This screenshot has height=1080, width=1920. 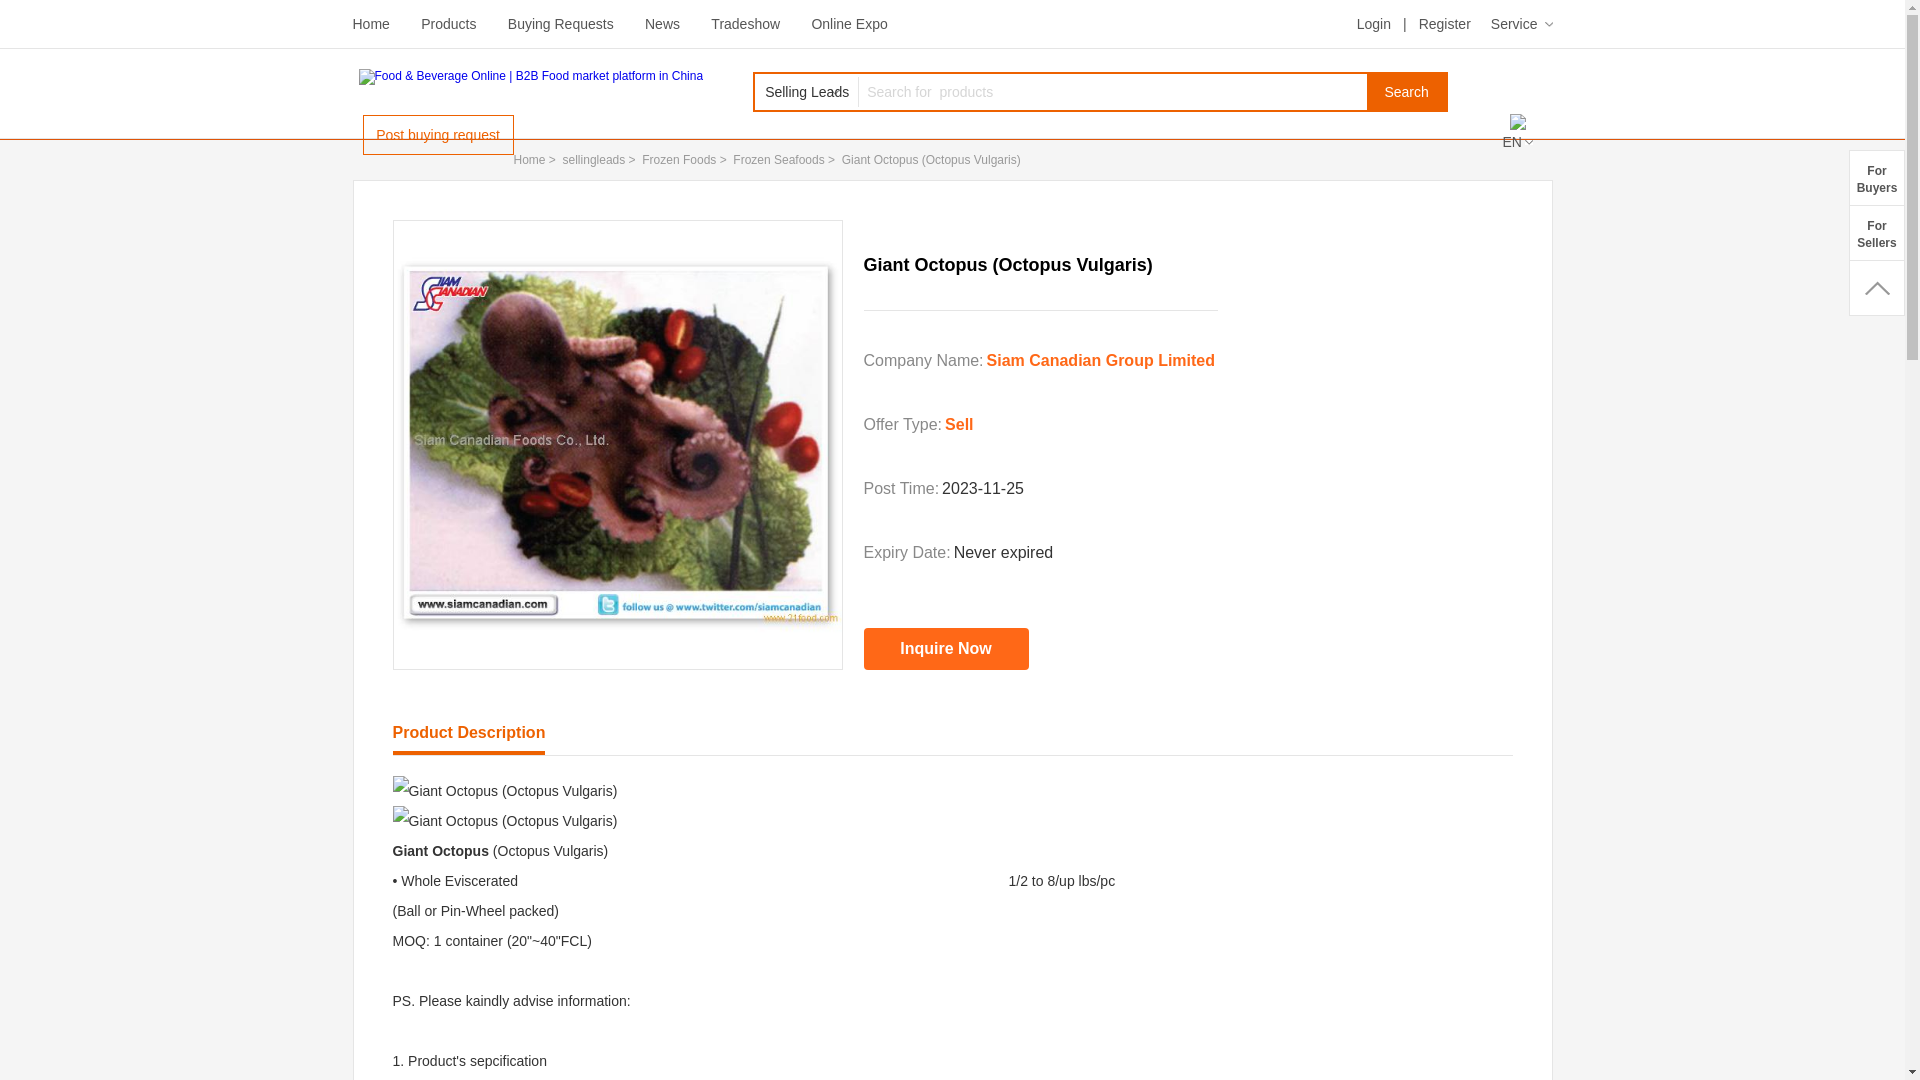 I want to click on 'Frozen Seafoods', so click(x=732, y=158).